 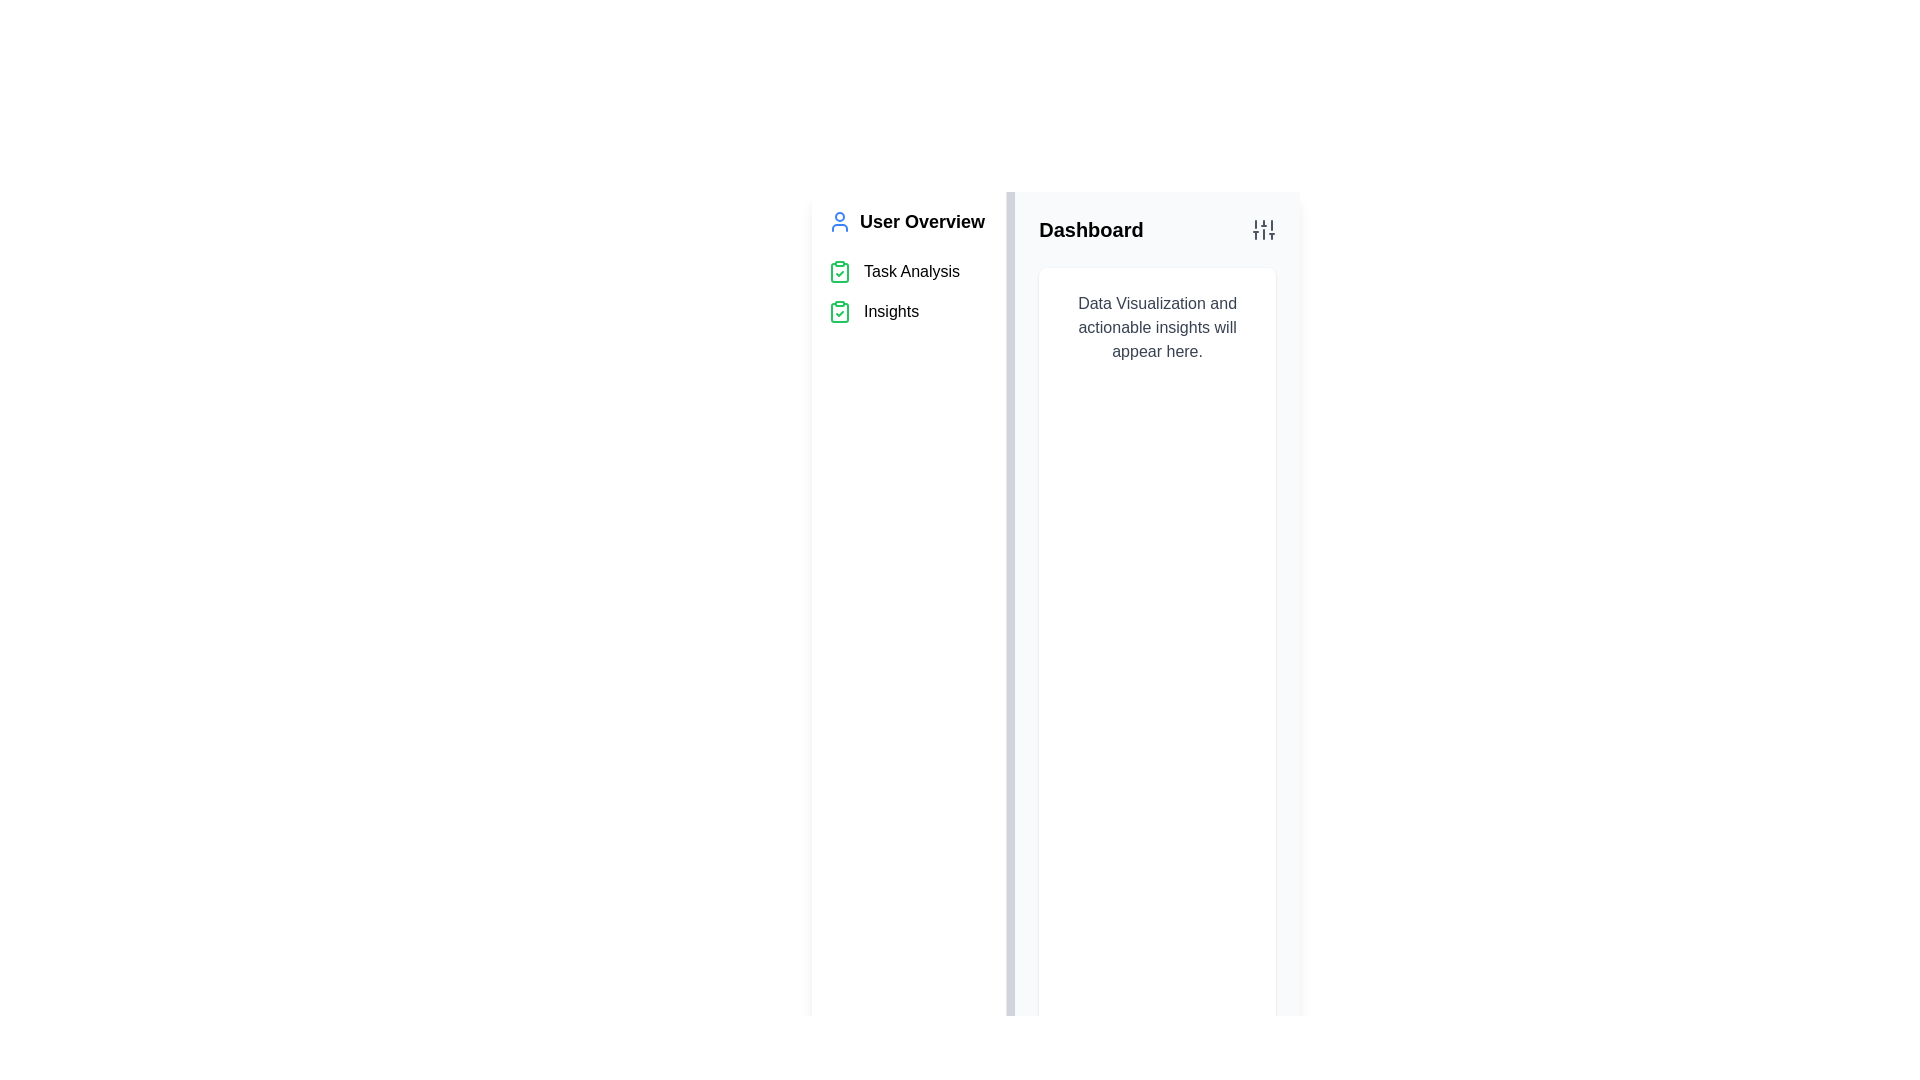 I want to click on the Settings or Controls icon located at the top right corner of the dashboard, so click(x=1262, y=229).